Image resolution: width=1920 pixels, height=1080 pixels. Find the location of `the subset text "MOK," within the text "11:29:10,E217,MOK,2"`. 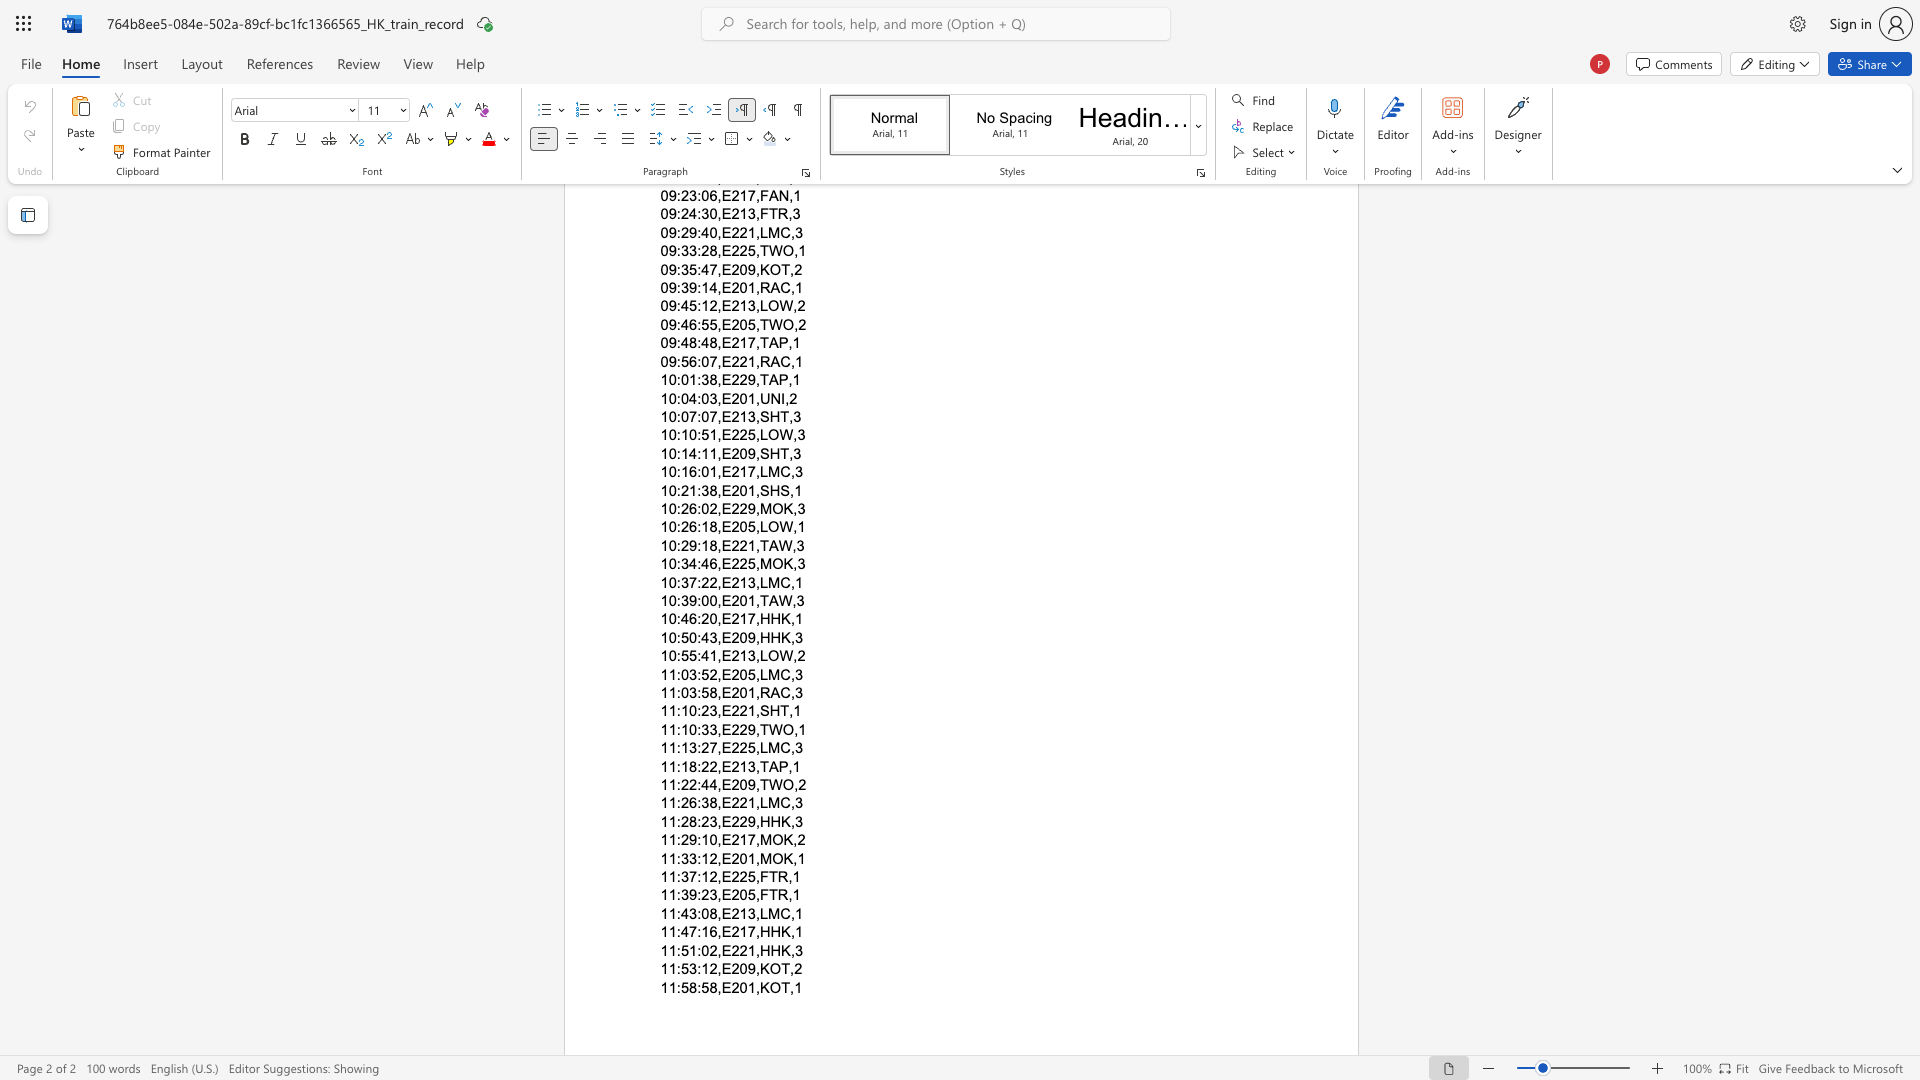

the subset text "MOK," within the text "11:29:10,E217,MOK,2" is located at coordinates (758, 840).